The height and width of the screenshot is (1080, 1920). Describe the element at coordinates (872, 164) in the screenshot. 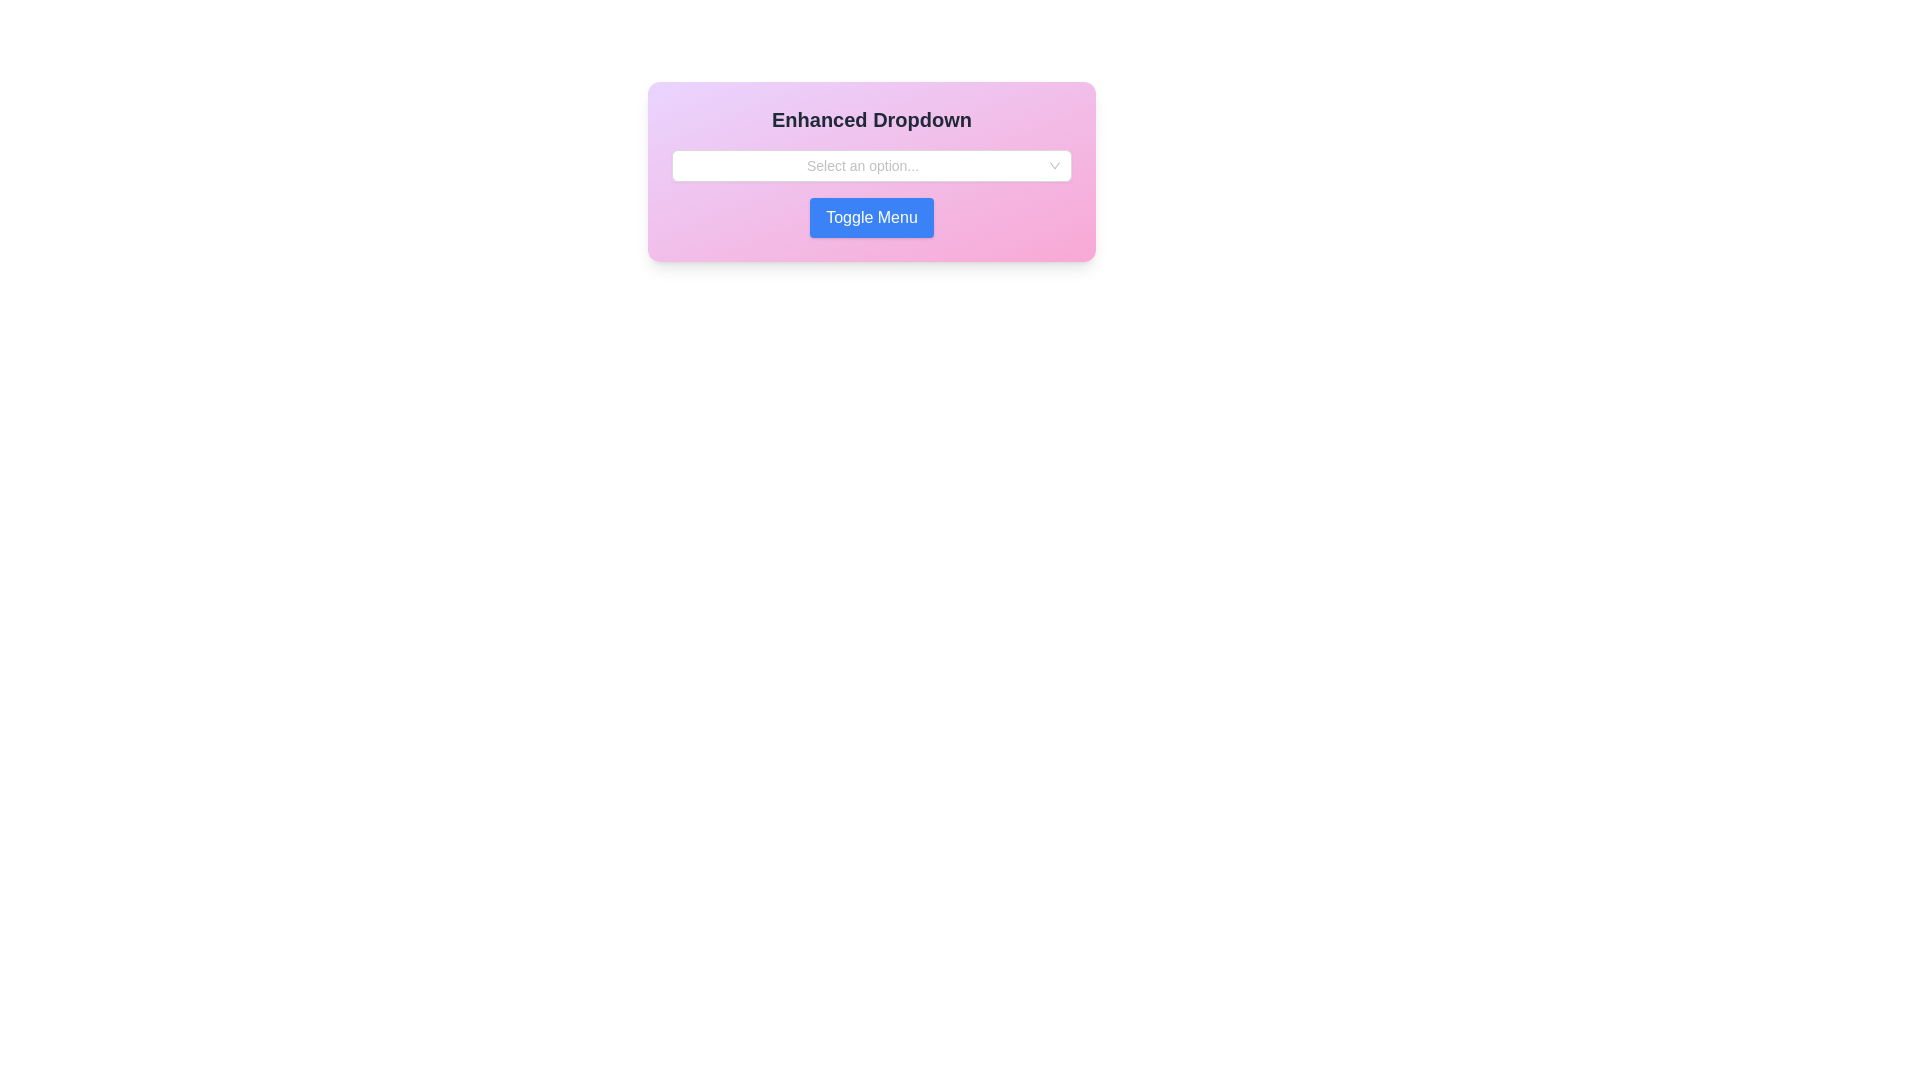

I see `the 'Enhanced Dropdown' menu for keyboard navigation by clicking on its center point` at that location.